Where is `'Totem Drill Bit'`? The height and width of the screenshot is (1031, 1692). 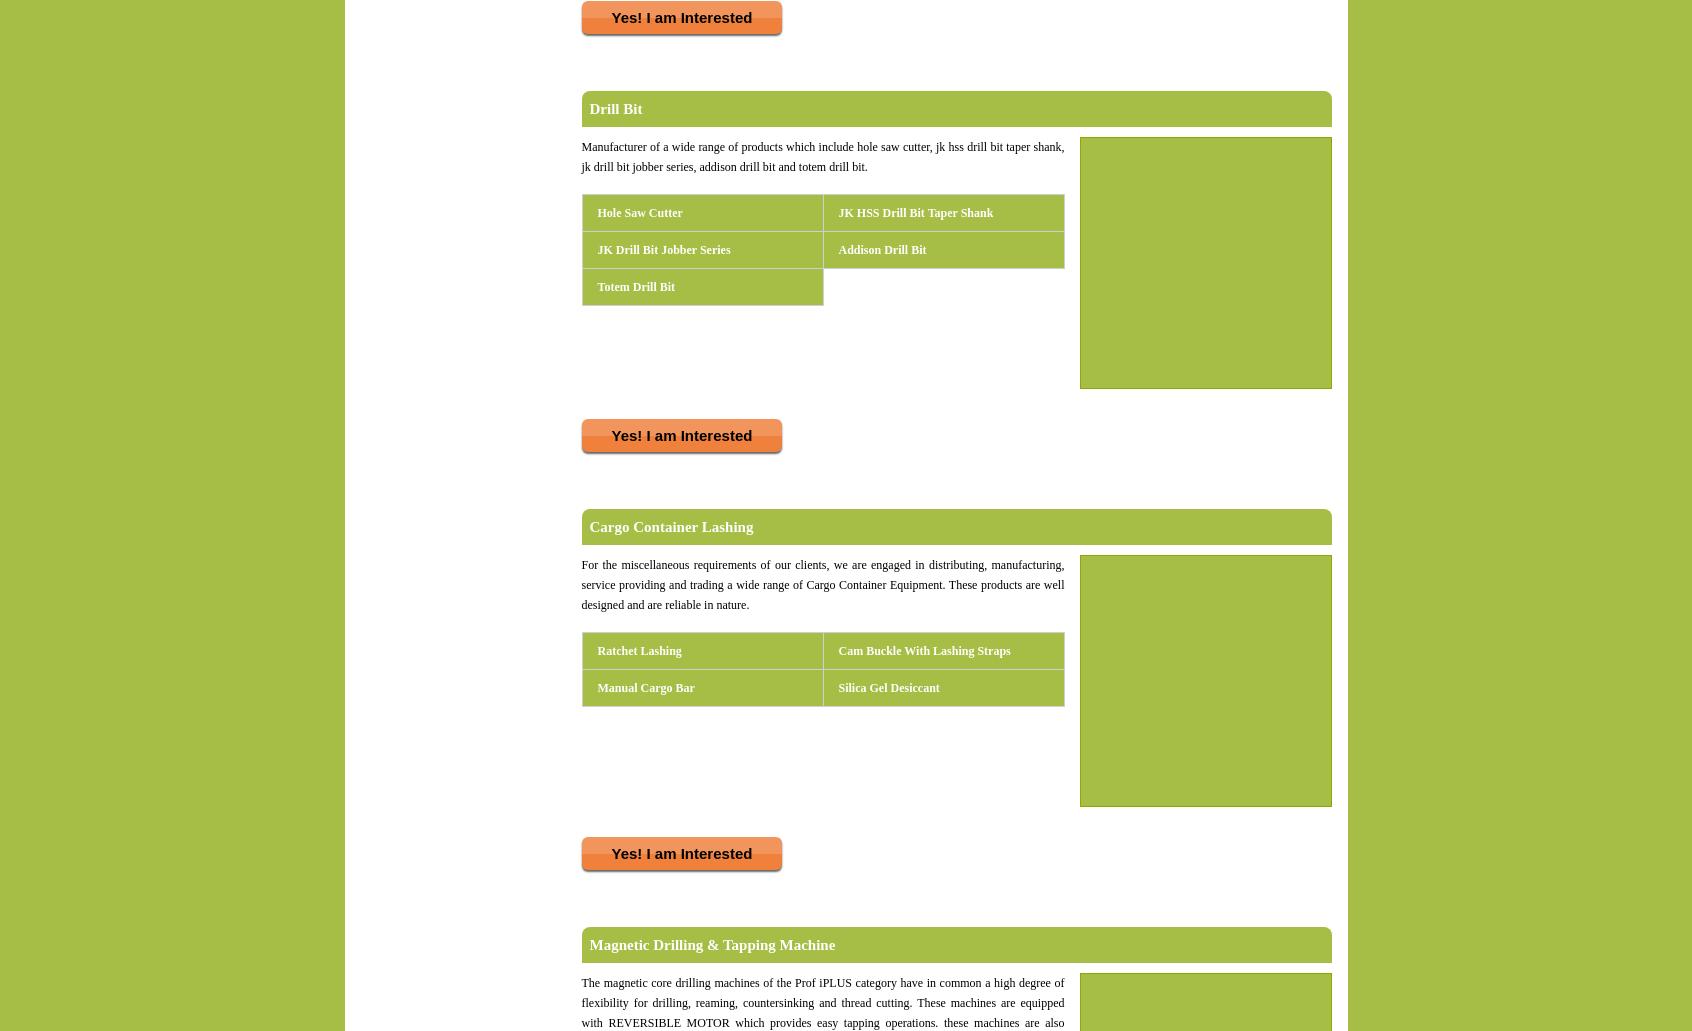 'Totem Drill Bit' is located at coordinates (636, 287).